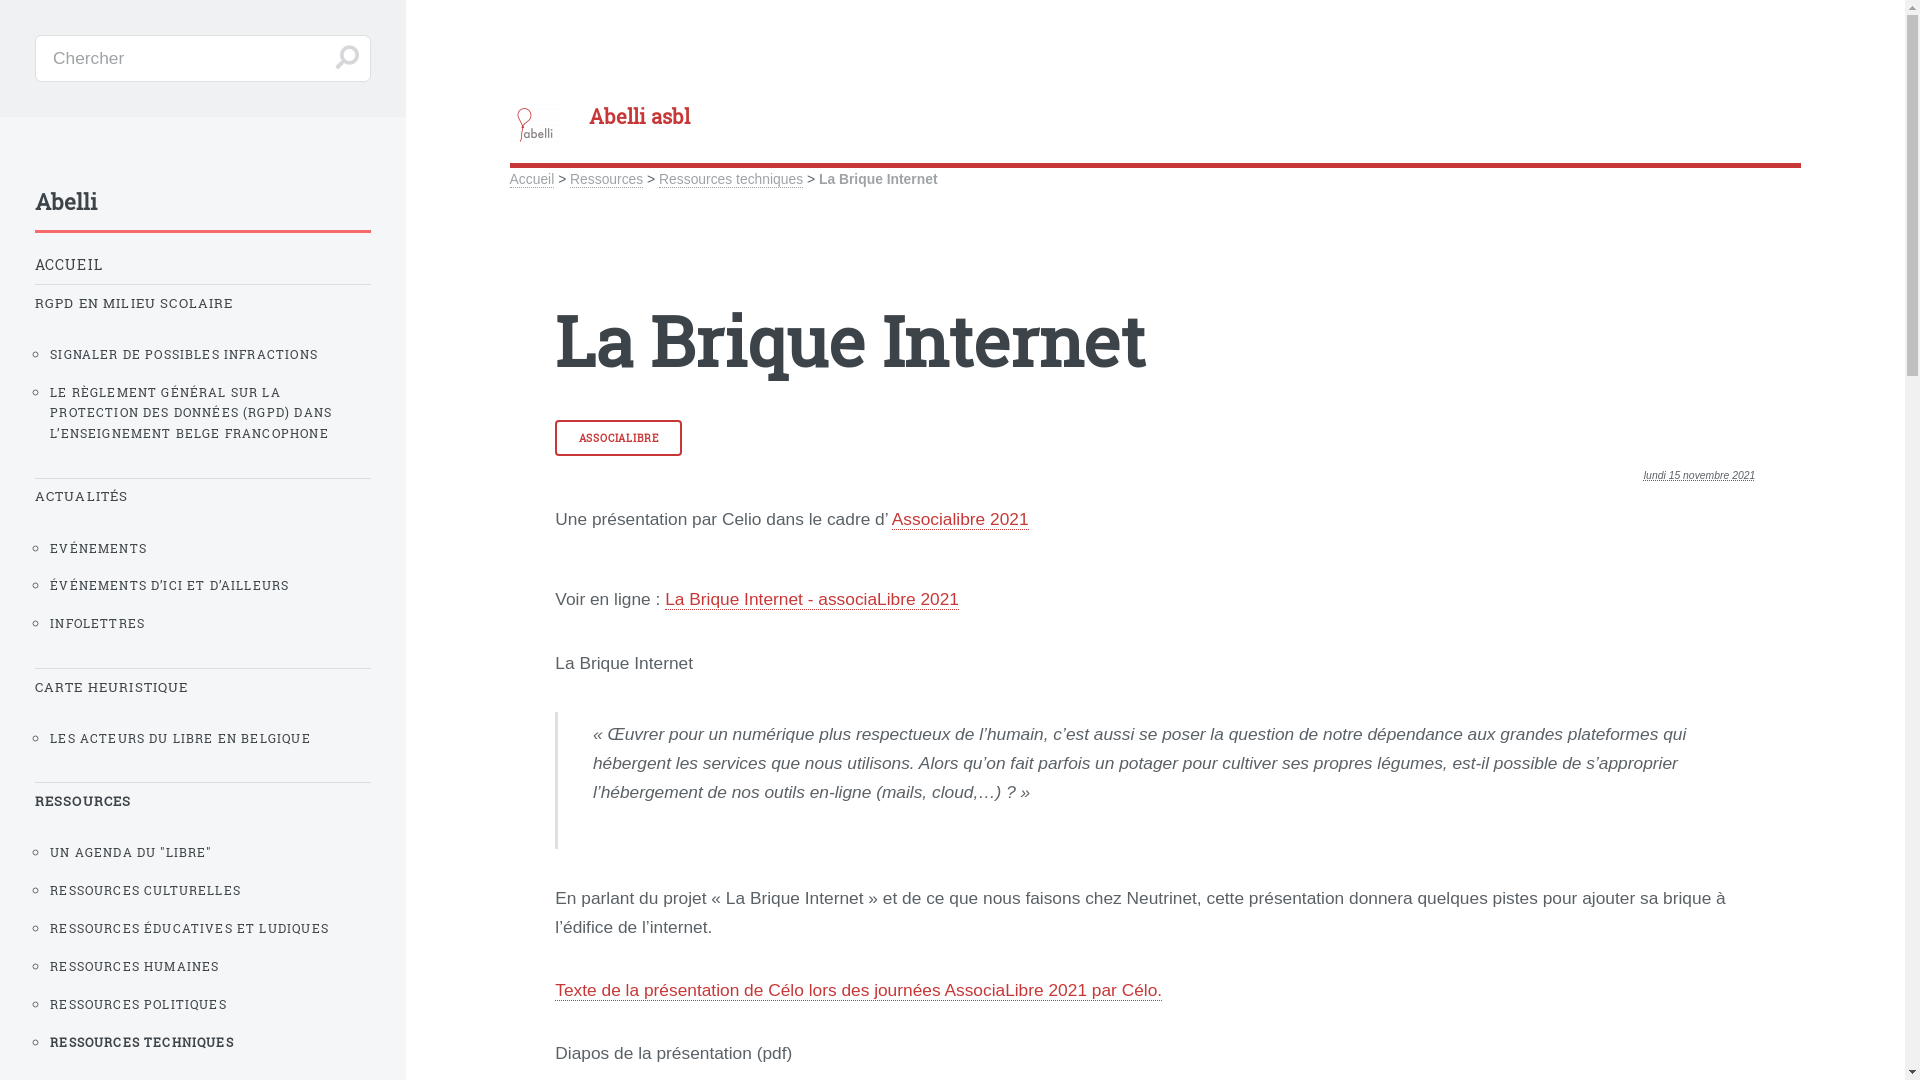 This screenshot has height=1080, width=1920. I want to click on 'RGPD EN MILIEU SCOLAIRE', so click(202, 303).